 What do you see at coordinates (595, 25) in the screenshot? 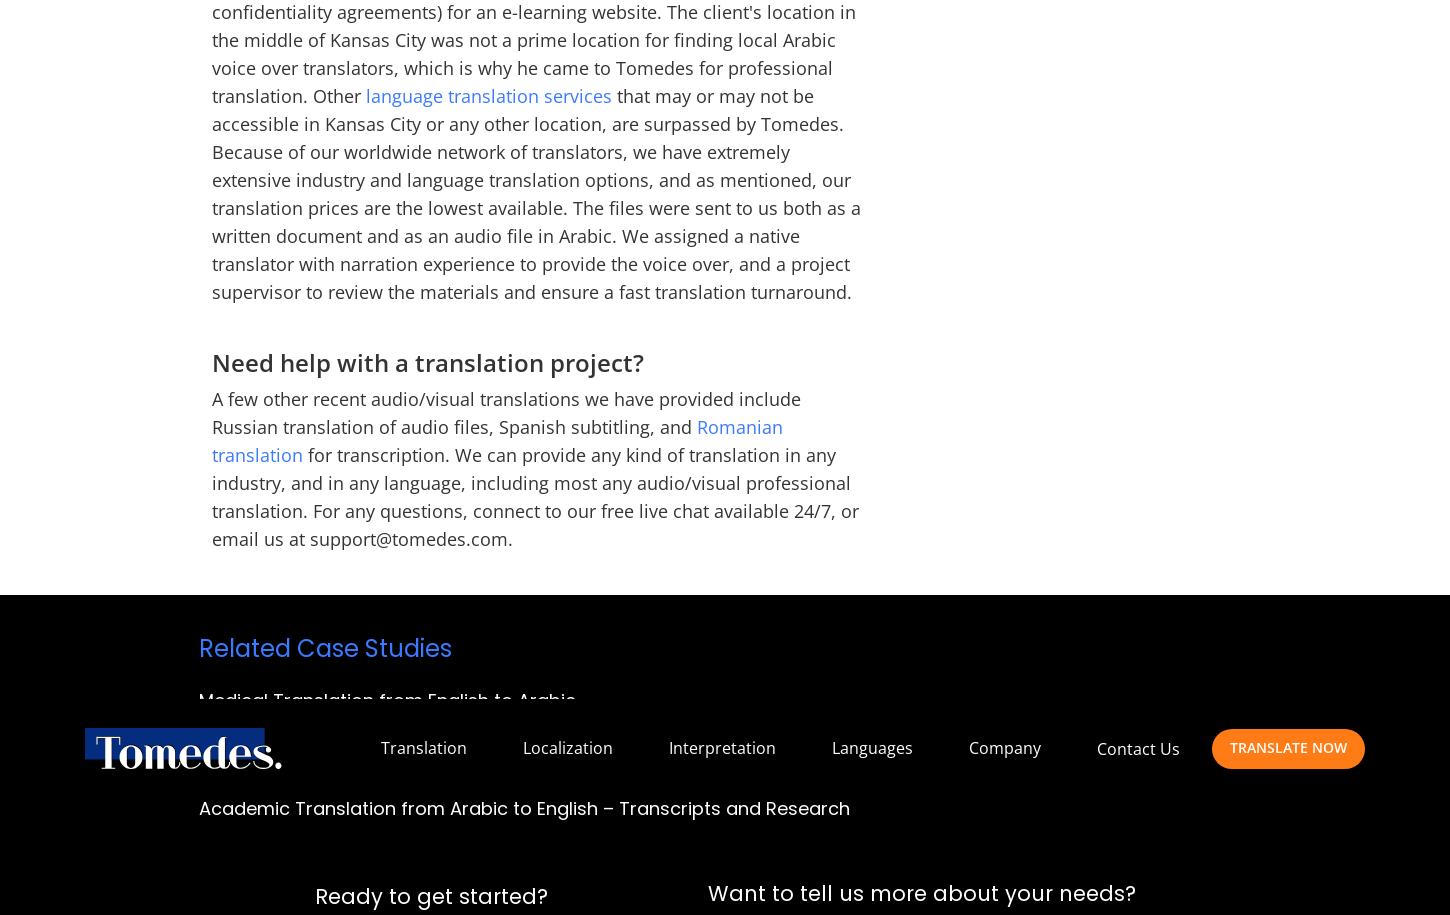
I see `'Gemini Dr #34540,'` at bounding box center [595, 25].